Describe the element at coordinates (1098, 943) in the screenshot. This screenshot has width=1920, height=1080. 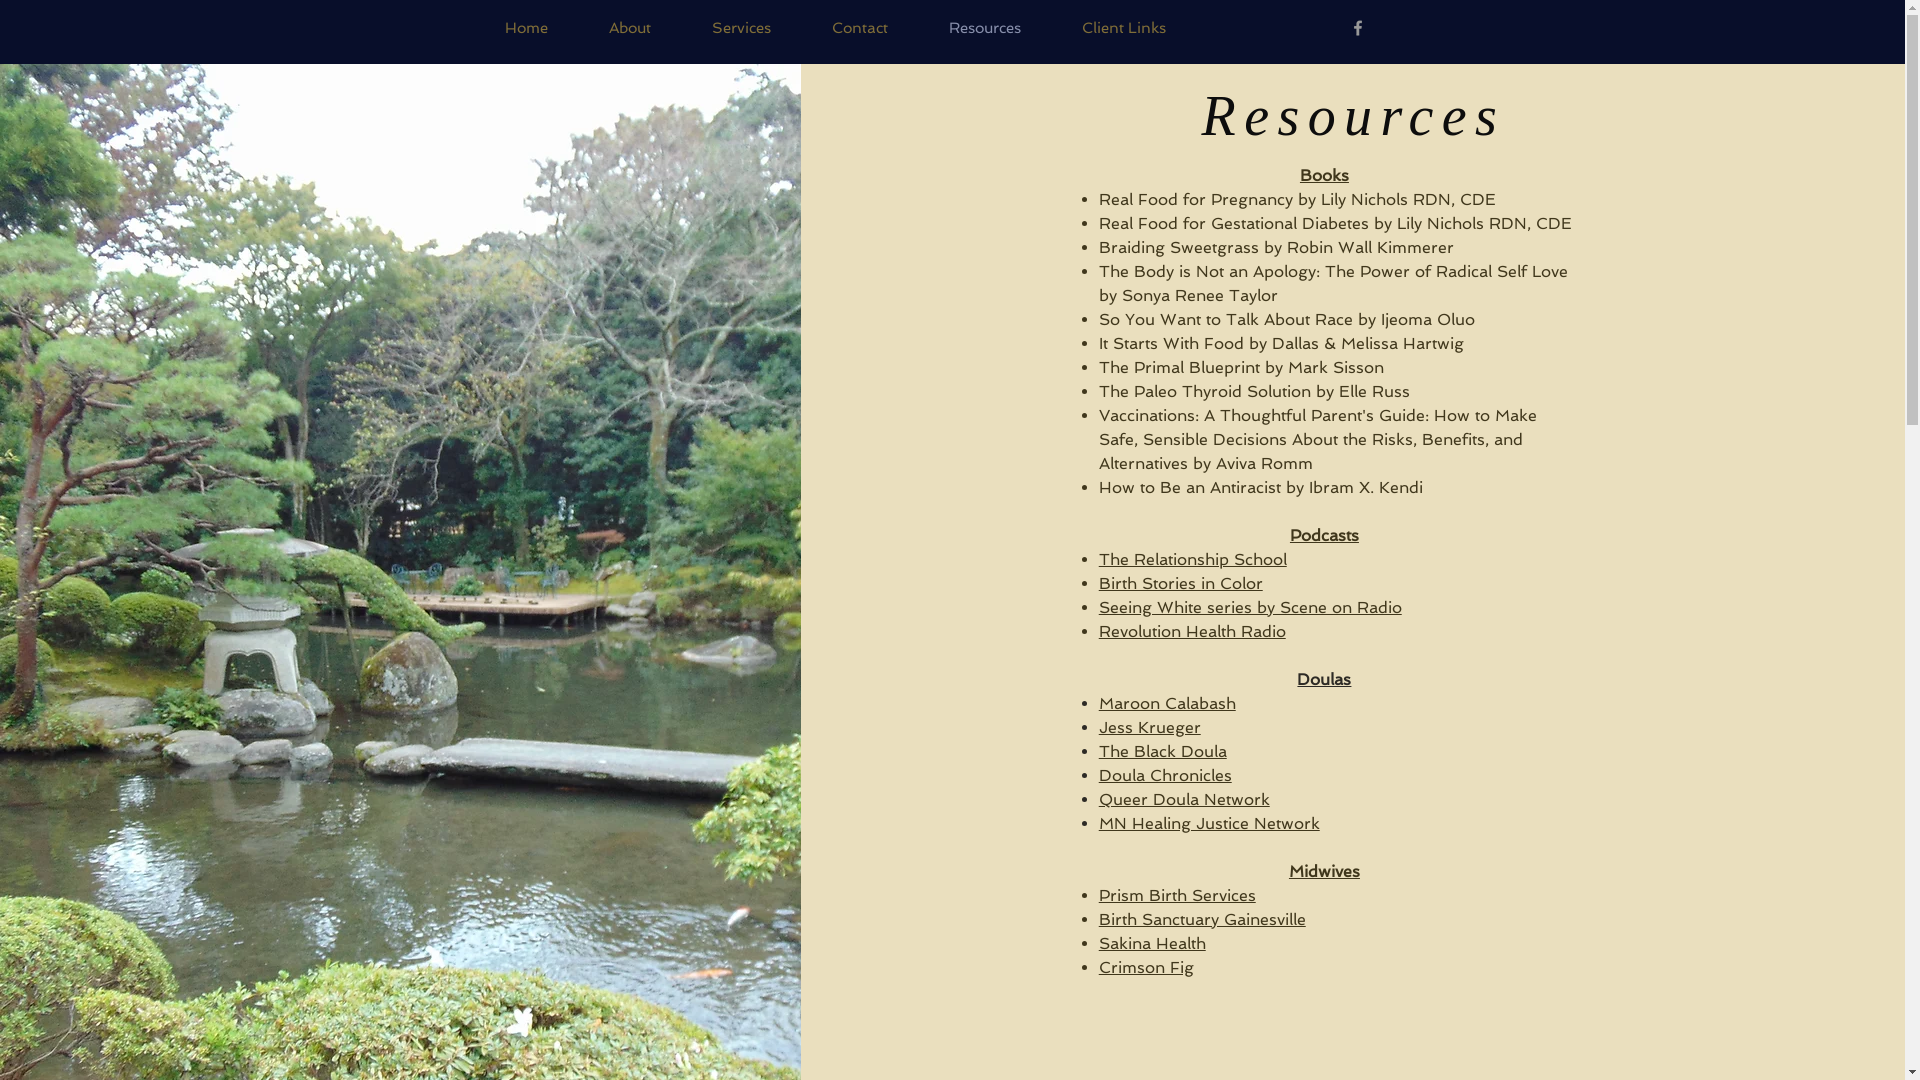
I see `'Sakina Health'` at that location.